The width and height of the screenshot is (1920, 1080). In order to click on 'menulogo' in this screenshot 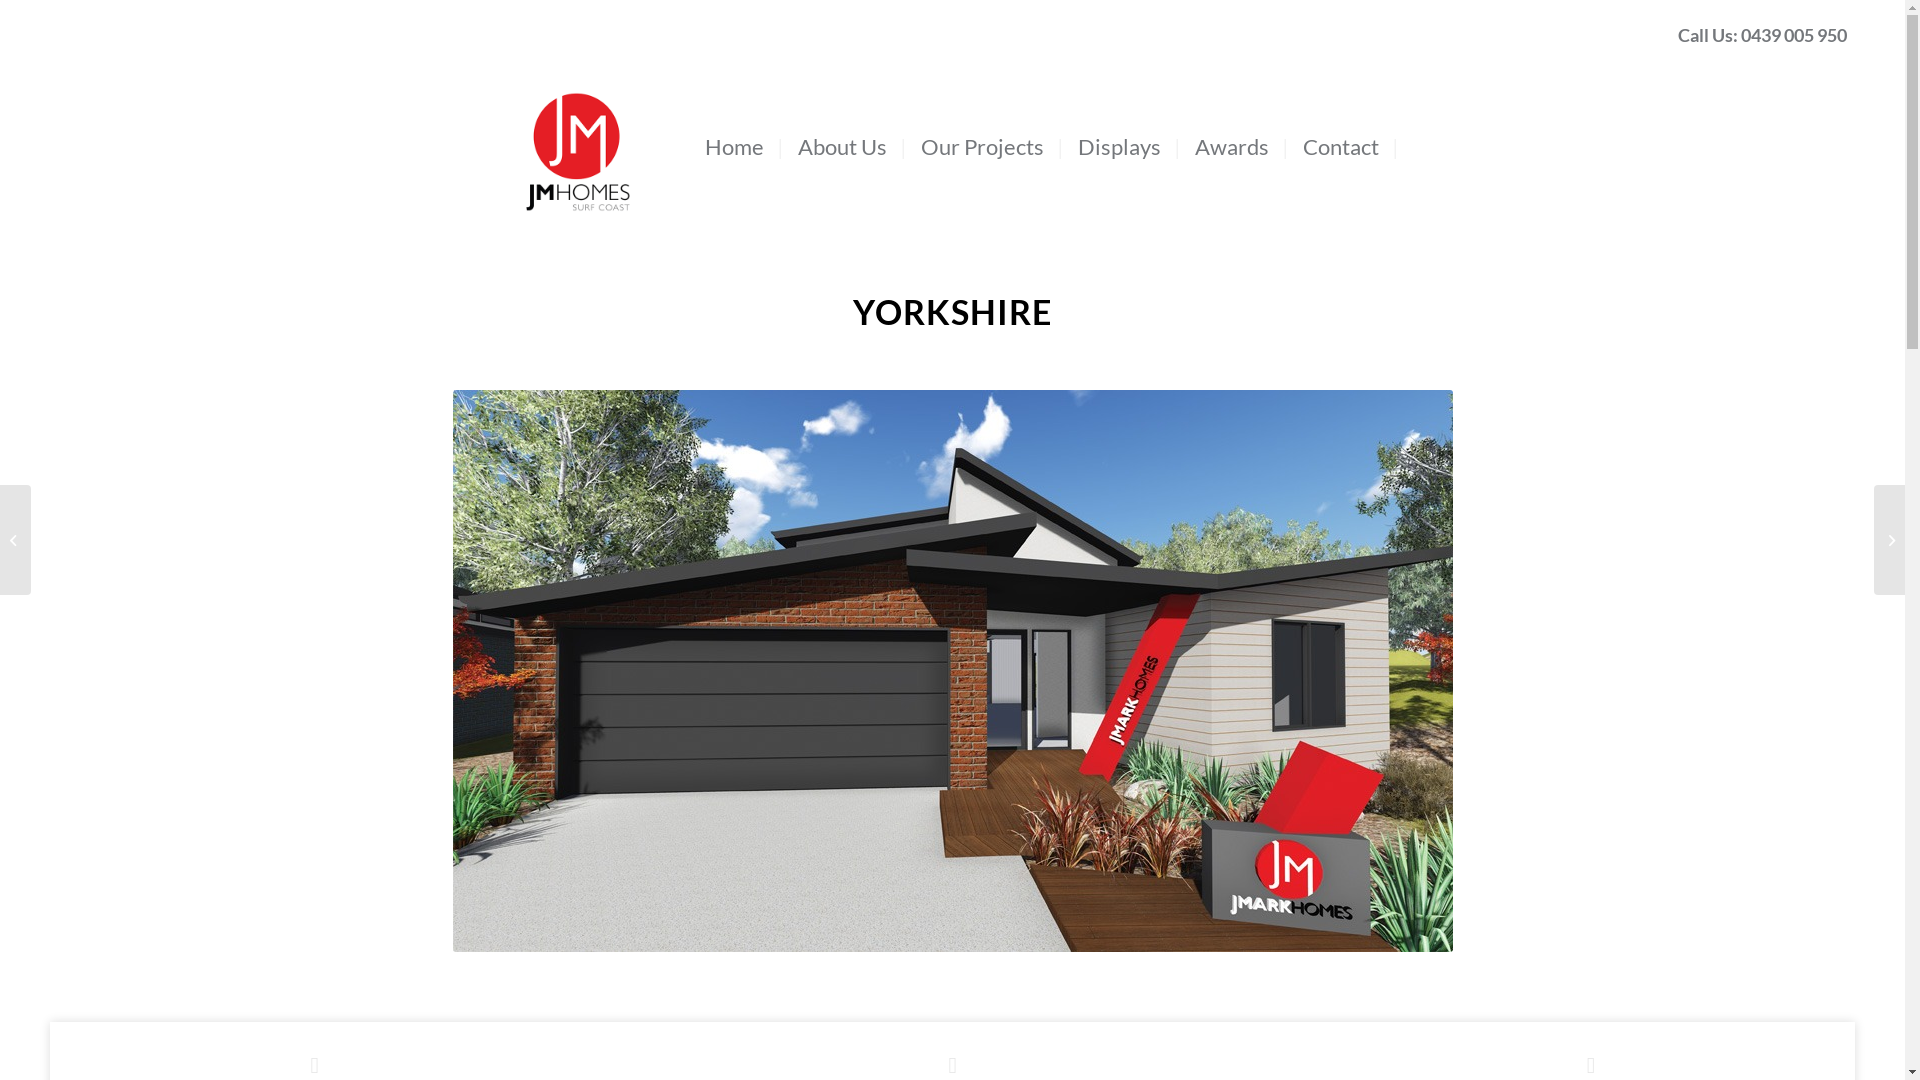, I will do `click(576, 116)`.